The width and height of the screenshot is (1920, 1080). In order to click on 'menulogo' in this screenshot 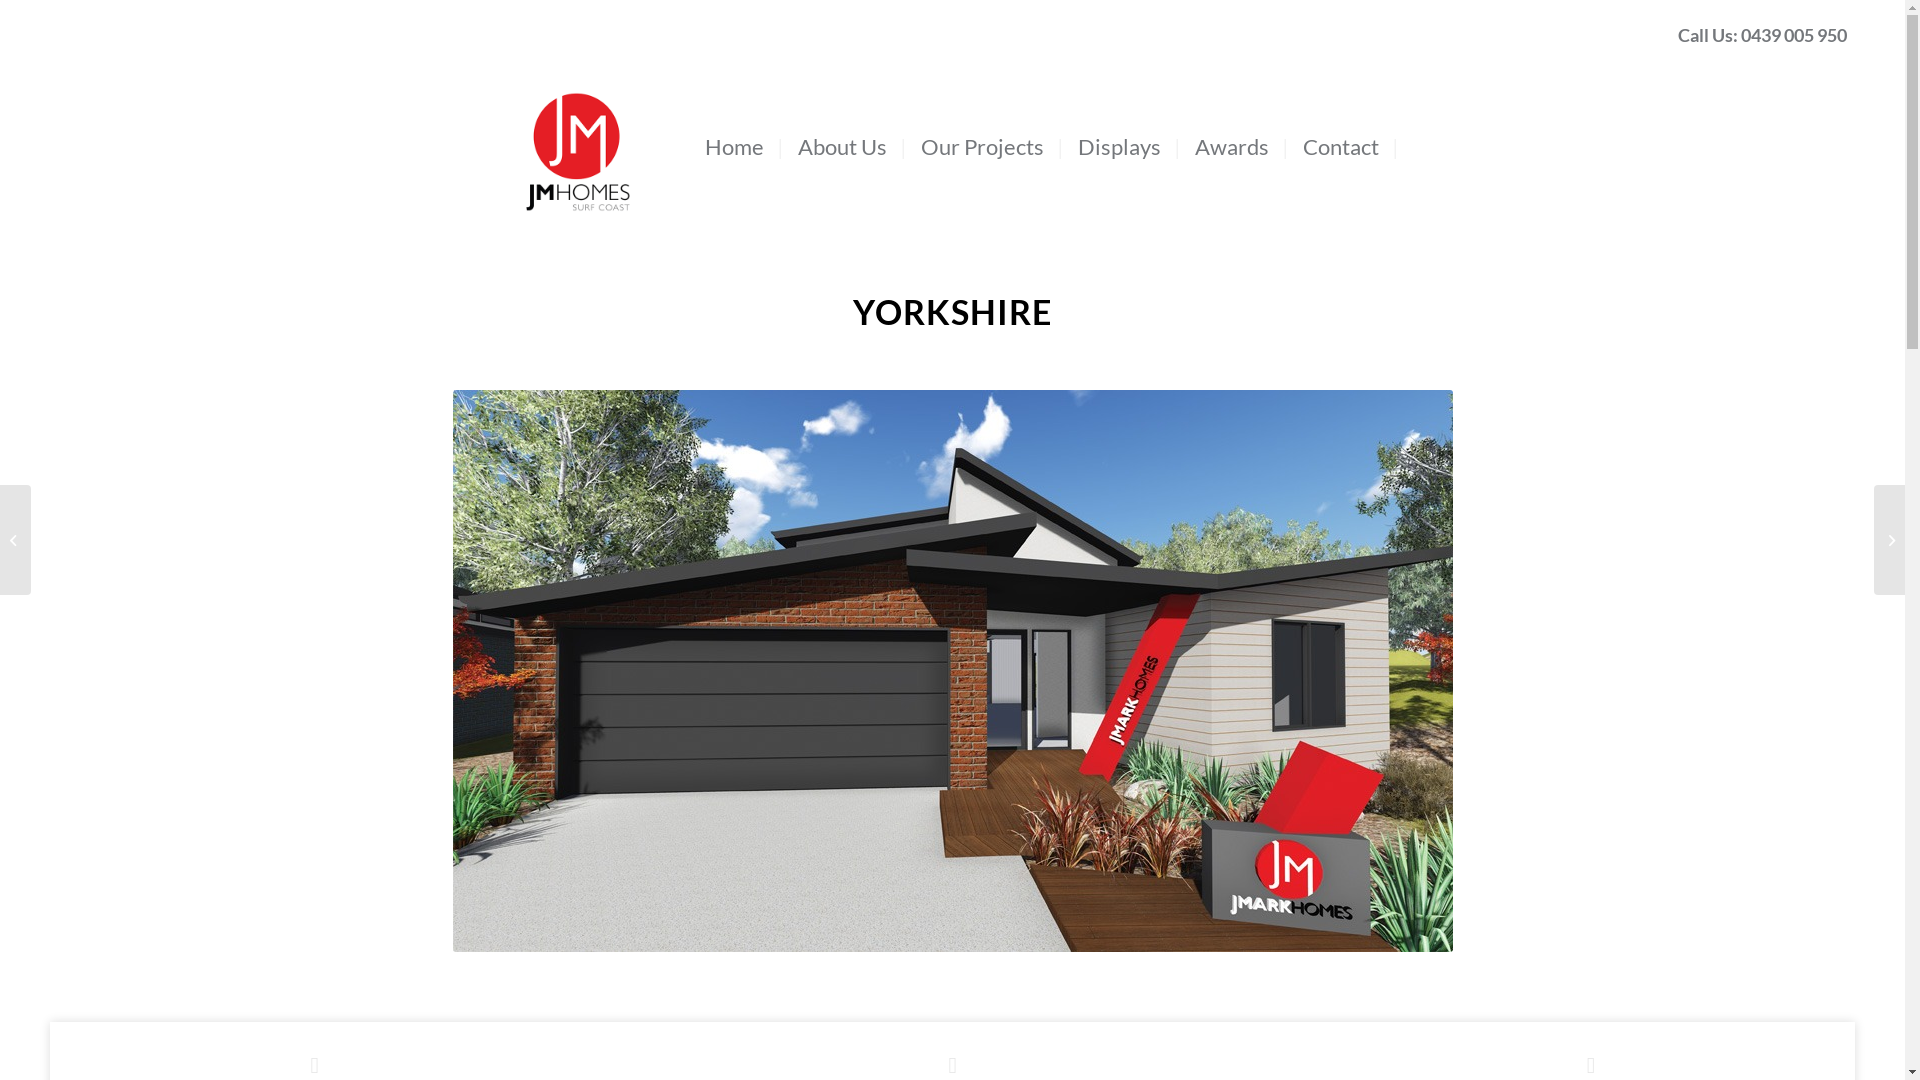, I will do `click(576, 116)`.